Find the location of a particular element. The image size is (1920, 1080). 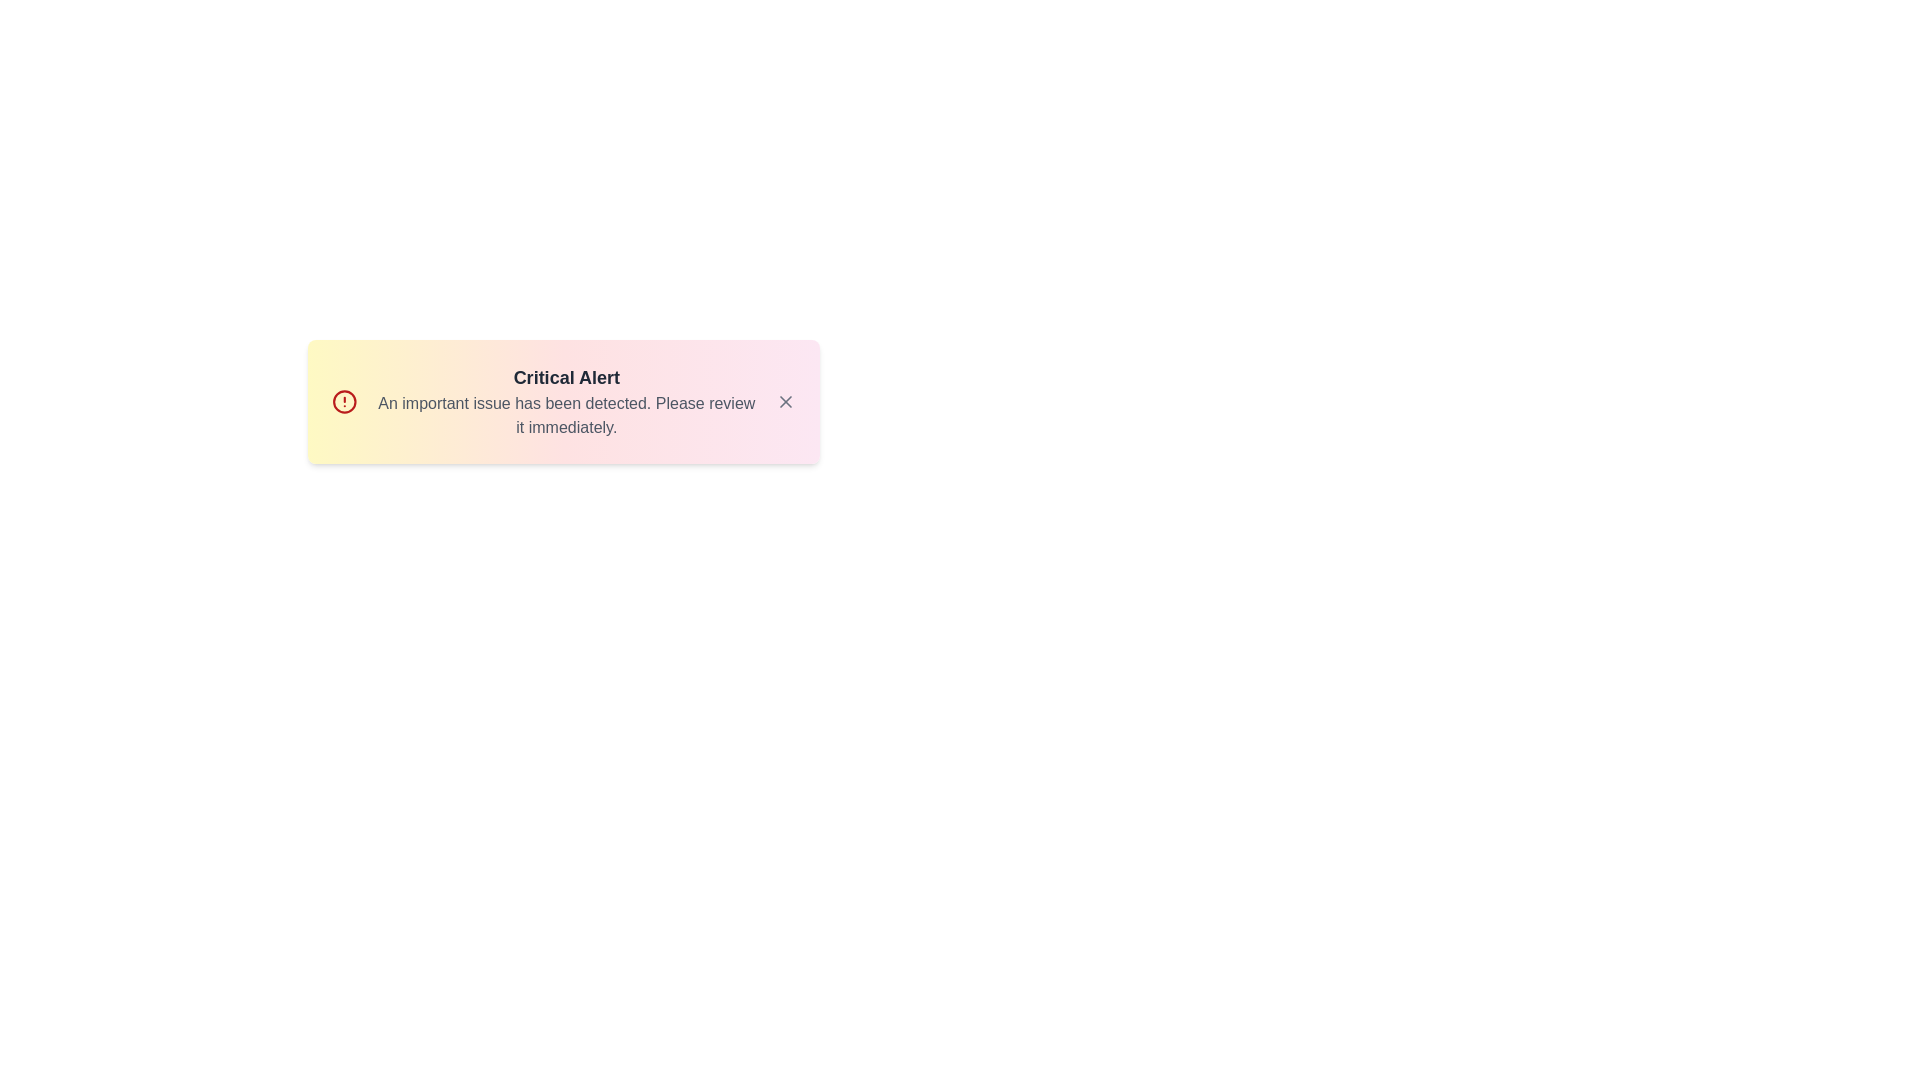

the bold and large text label displaying 'Critical Alert' located at the upper center of the notification component is located at coordinates (565, 378).